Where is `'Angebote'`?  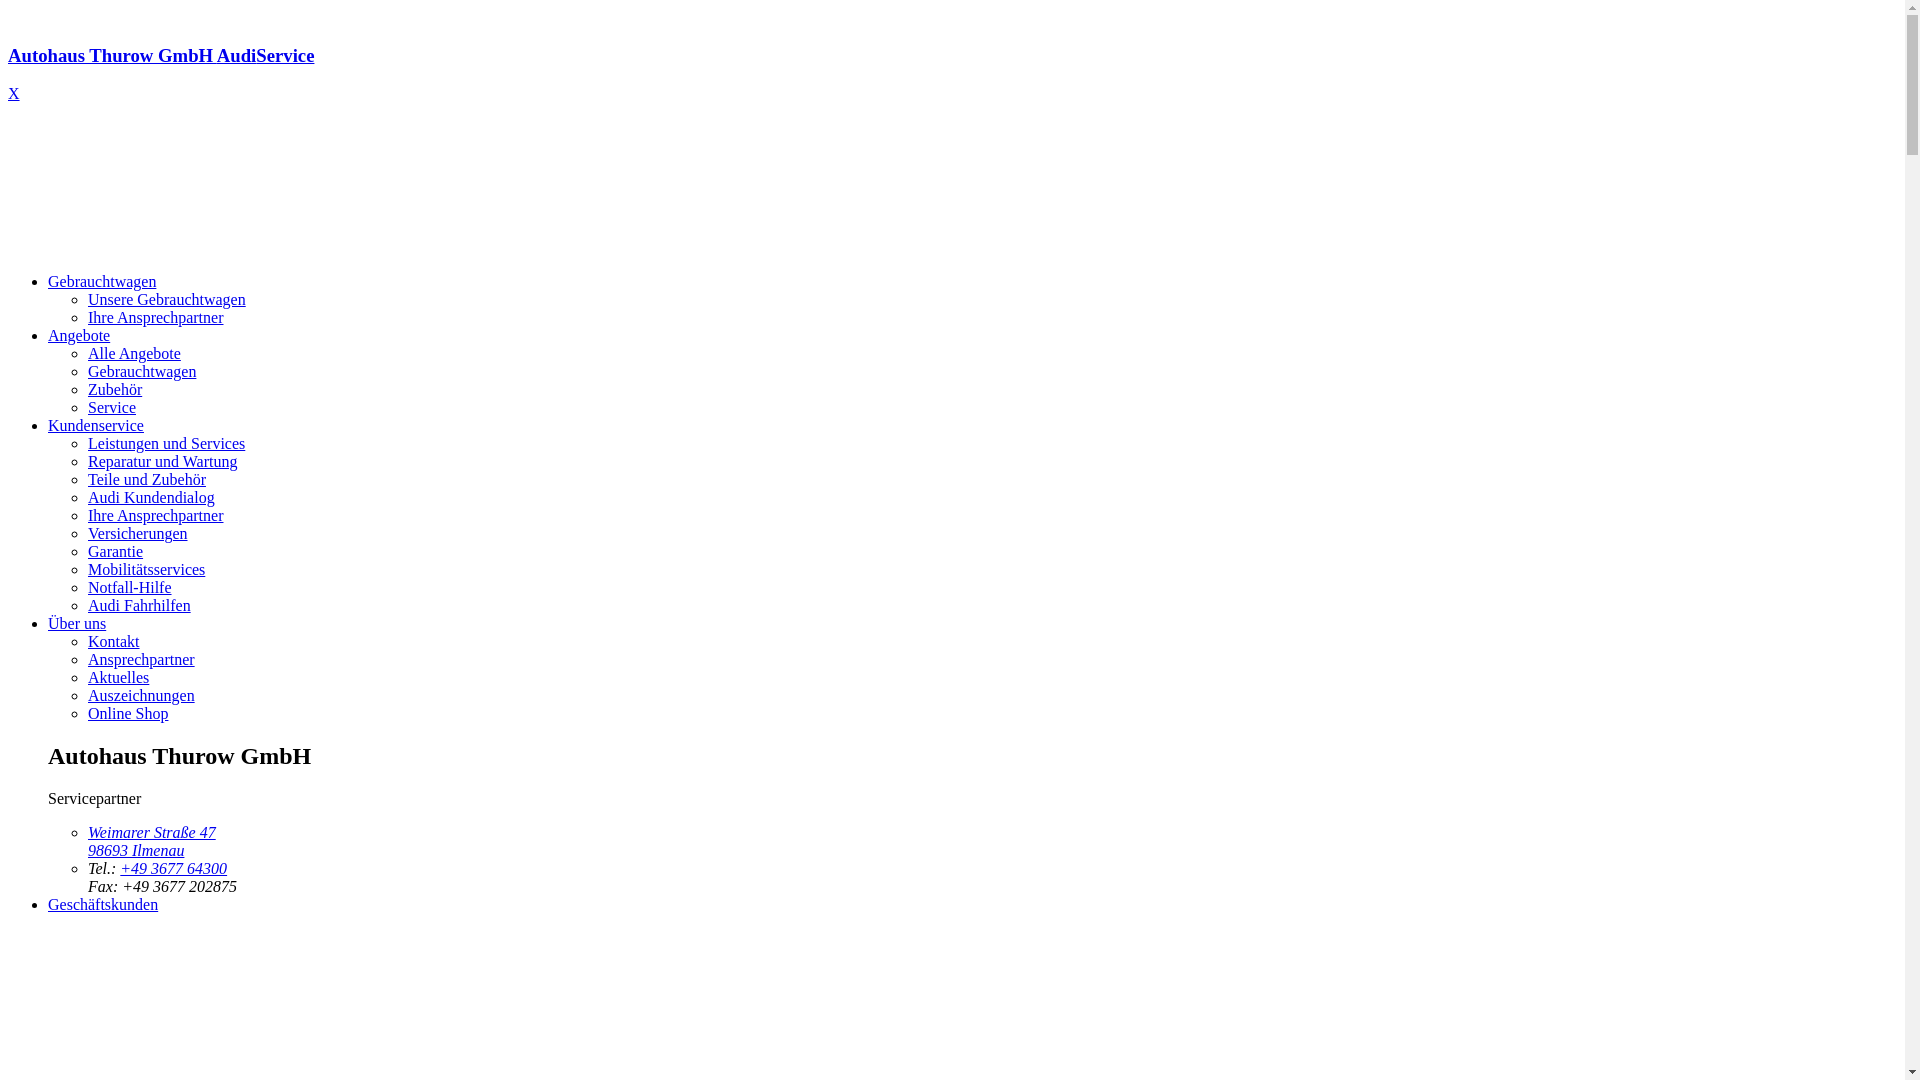
'Angebote' is located at coordinates (48, 334).